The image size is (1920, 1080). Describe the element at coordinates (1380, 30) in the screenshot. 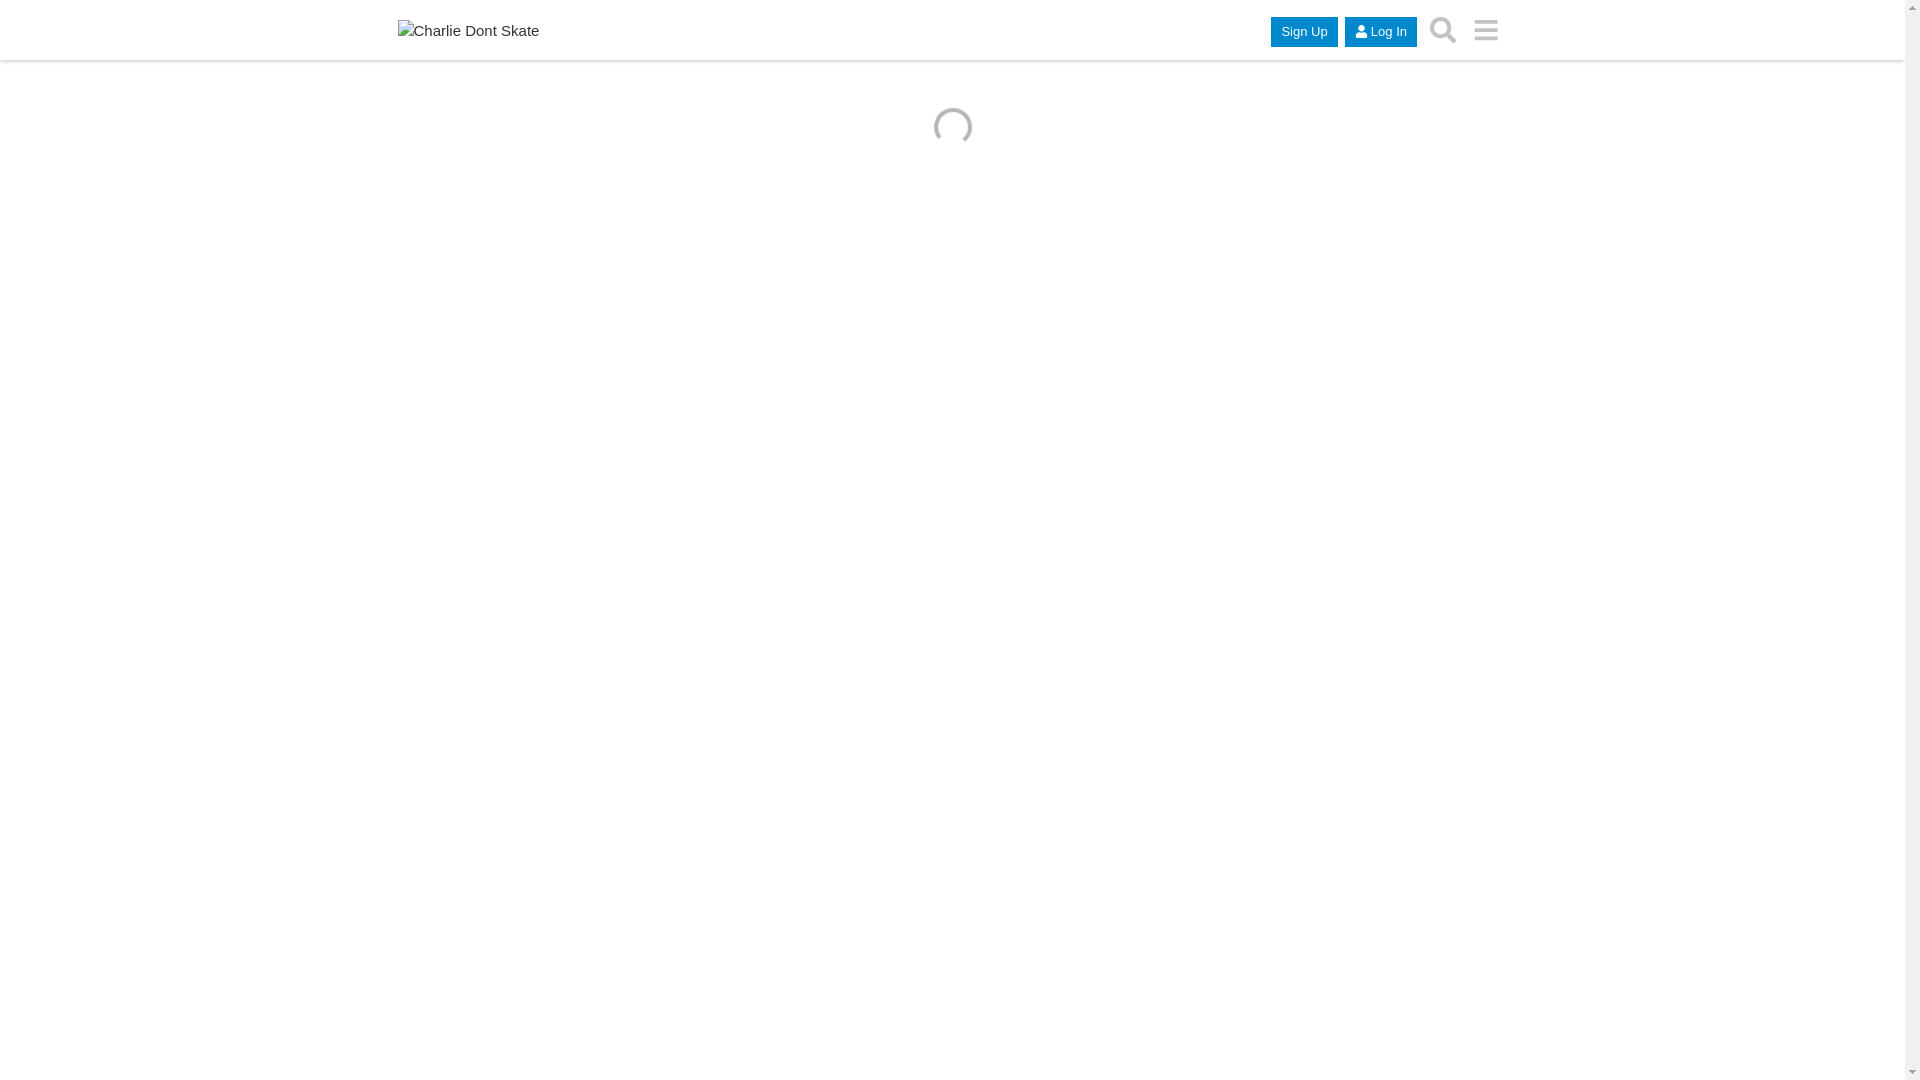

I see `'Log In'` at that location.